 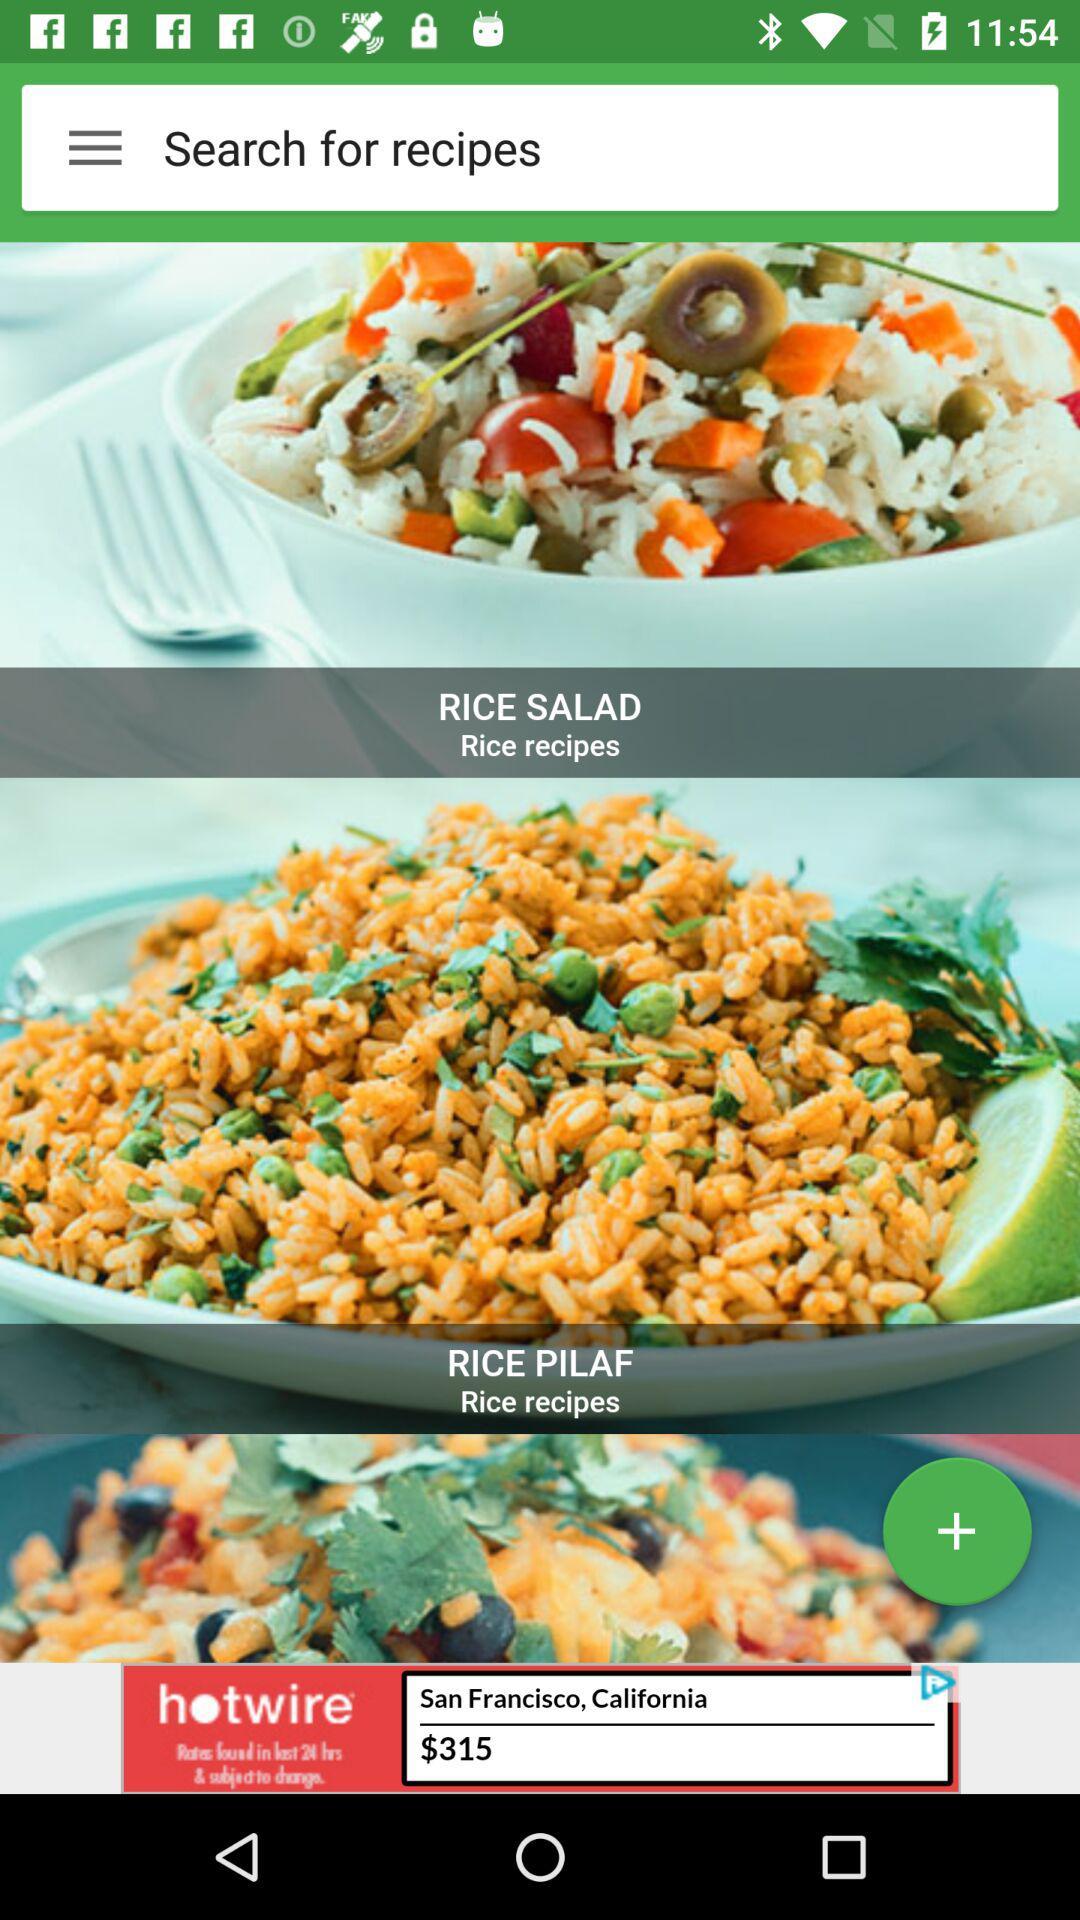 I want to click on the add icon, so click(x=955, y=1538).